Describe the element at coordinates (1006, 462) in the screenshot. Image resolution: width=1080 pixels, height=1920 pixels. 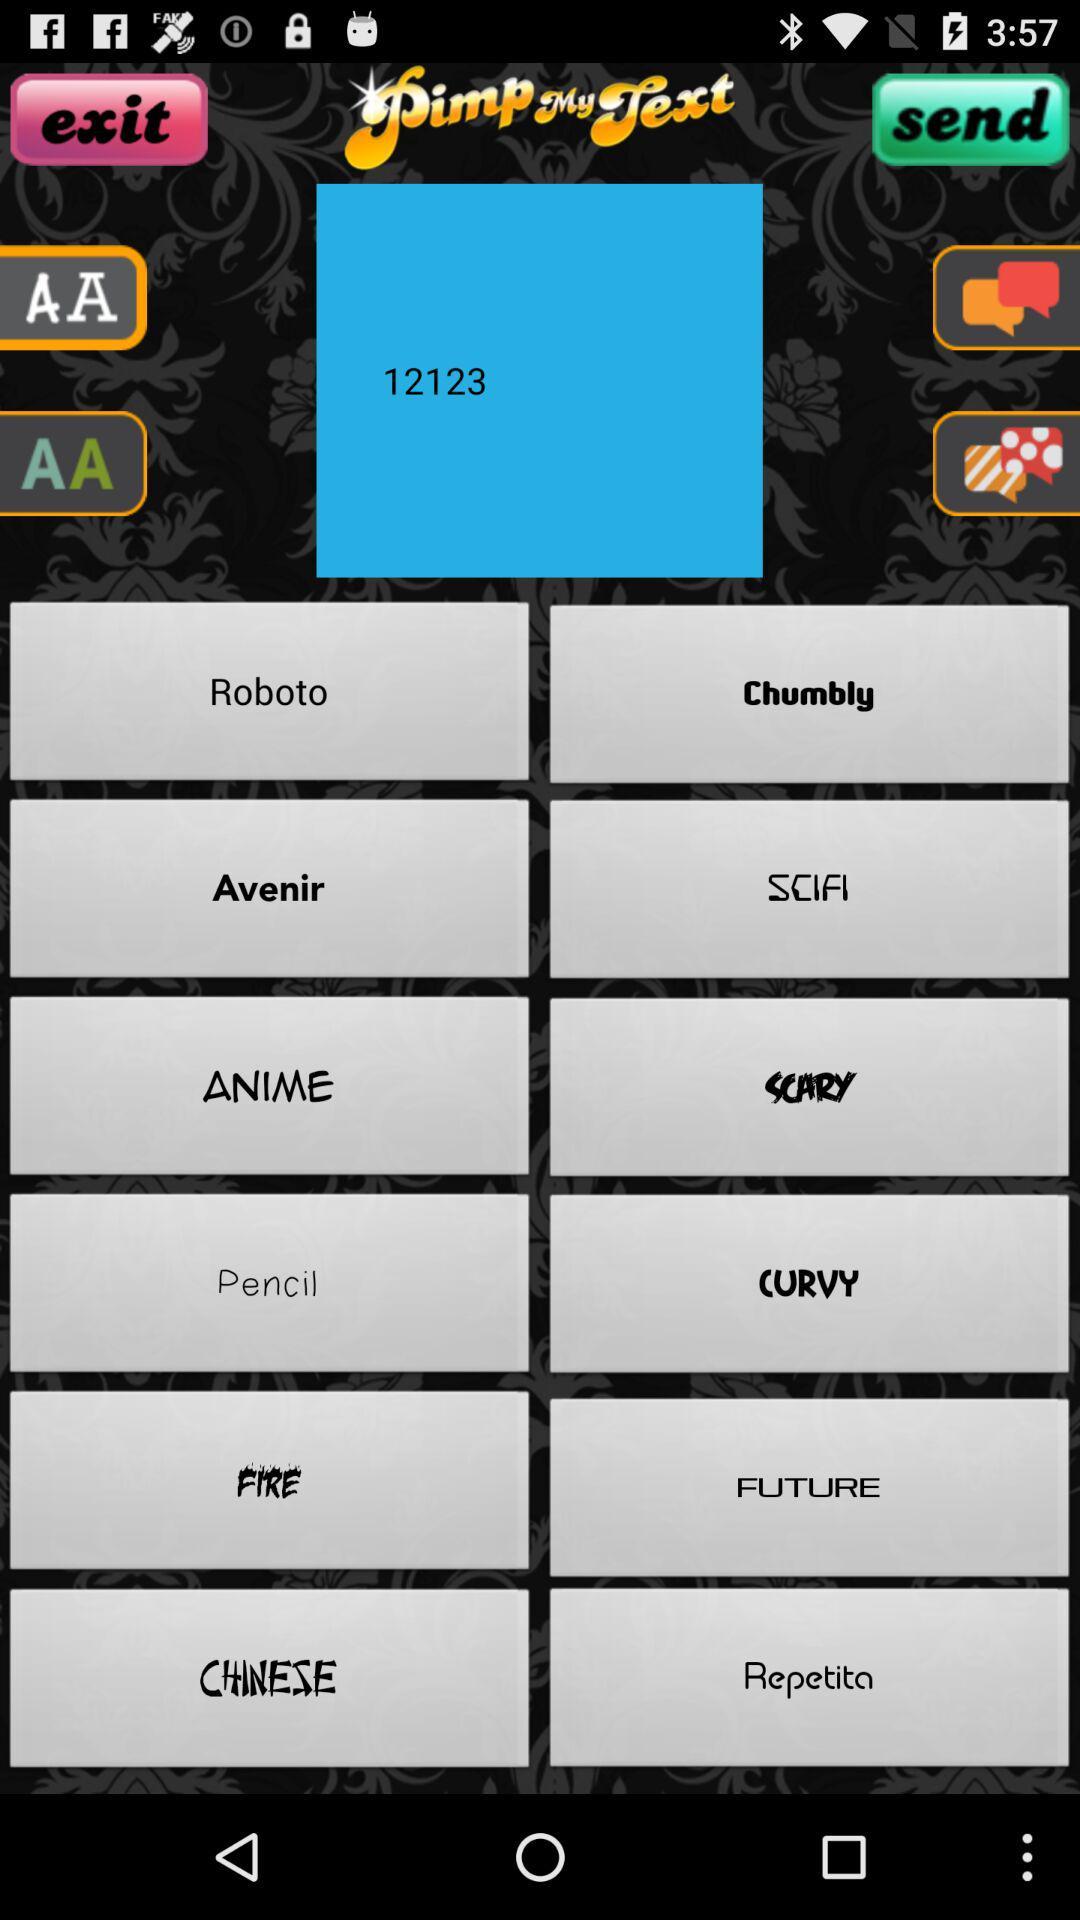
I see `menu pega` at that location.